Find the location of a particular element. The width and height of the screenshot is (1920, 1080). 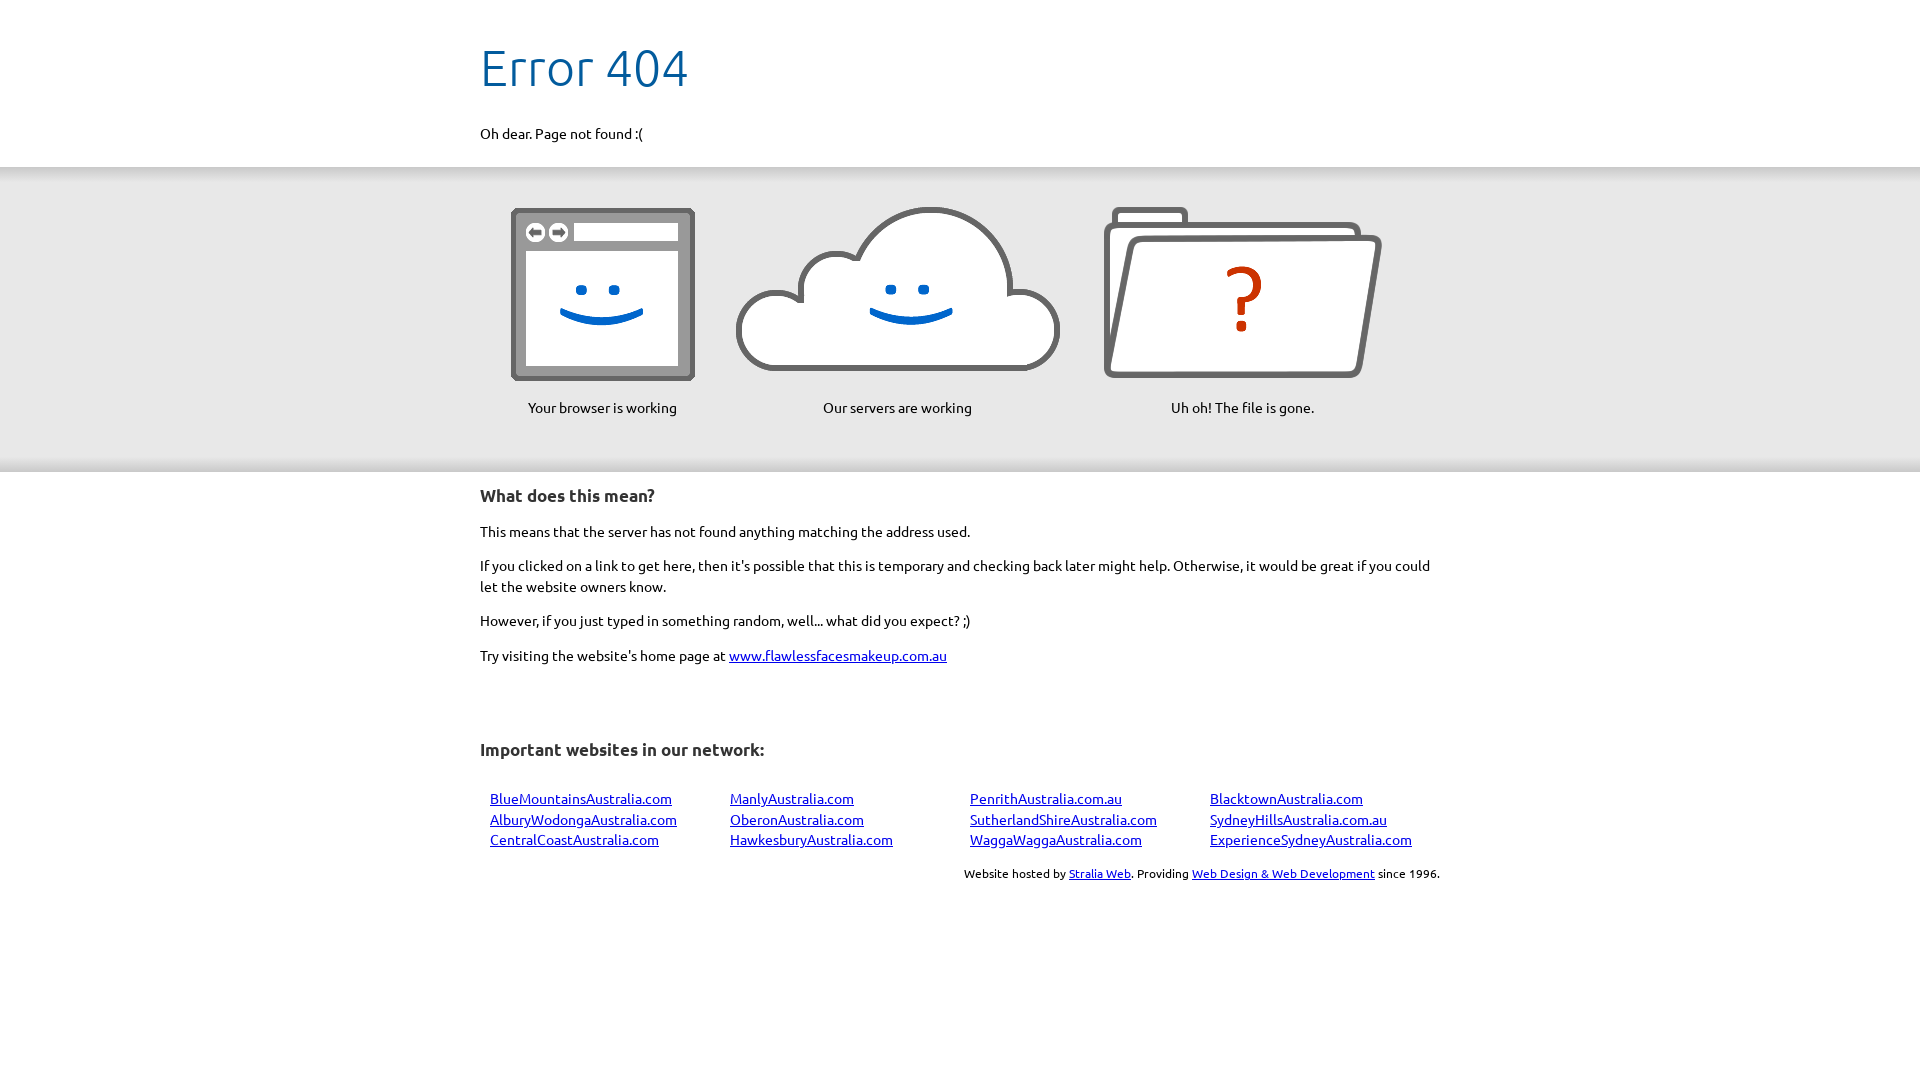

'Stralia Web' is located at coordinates (1098, 871).